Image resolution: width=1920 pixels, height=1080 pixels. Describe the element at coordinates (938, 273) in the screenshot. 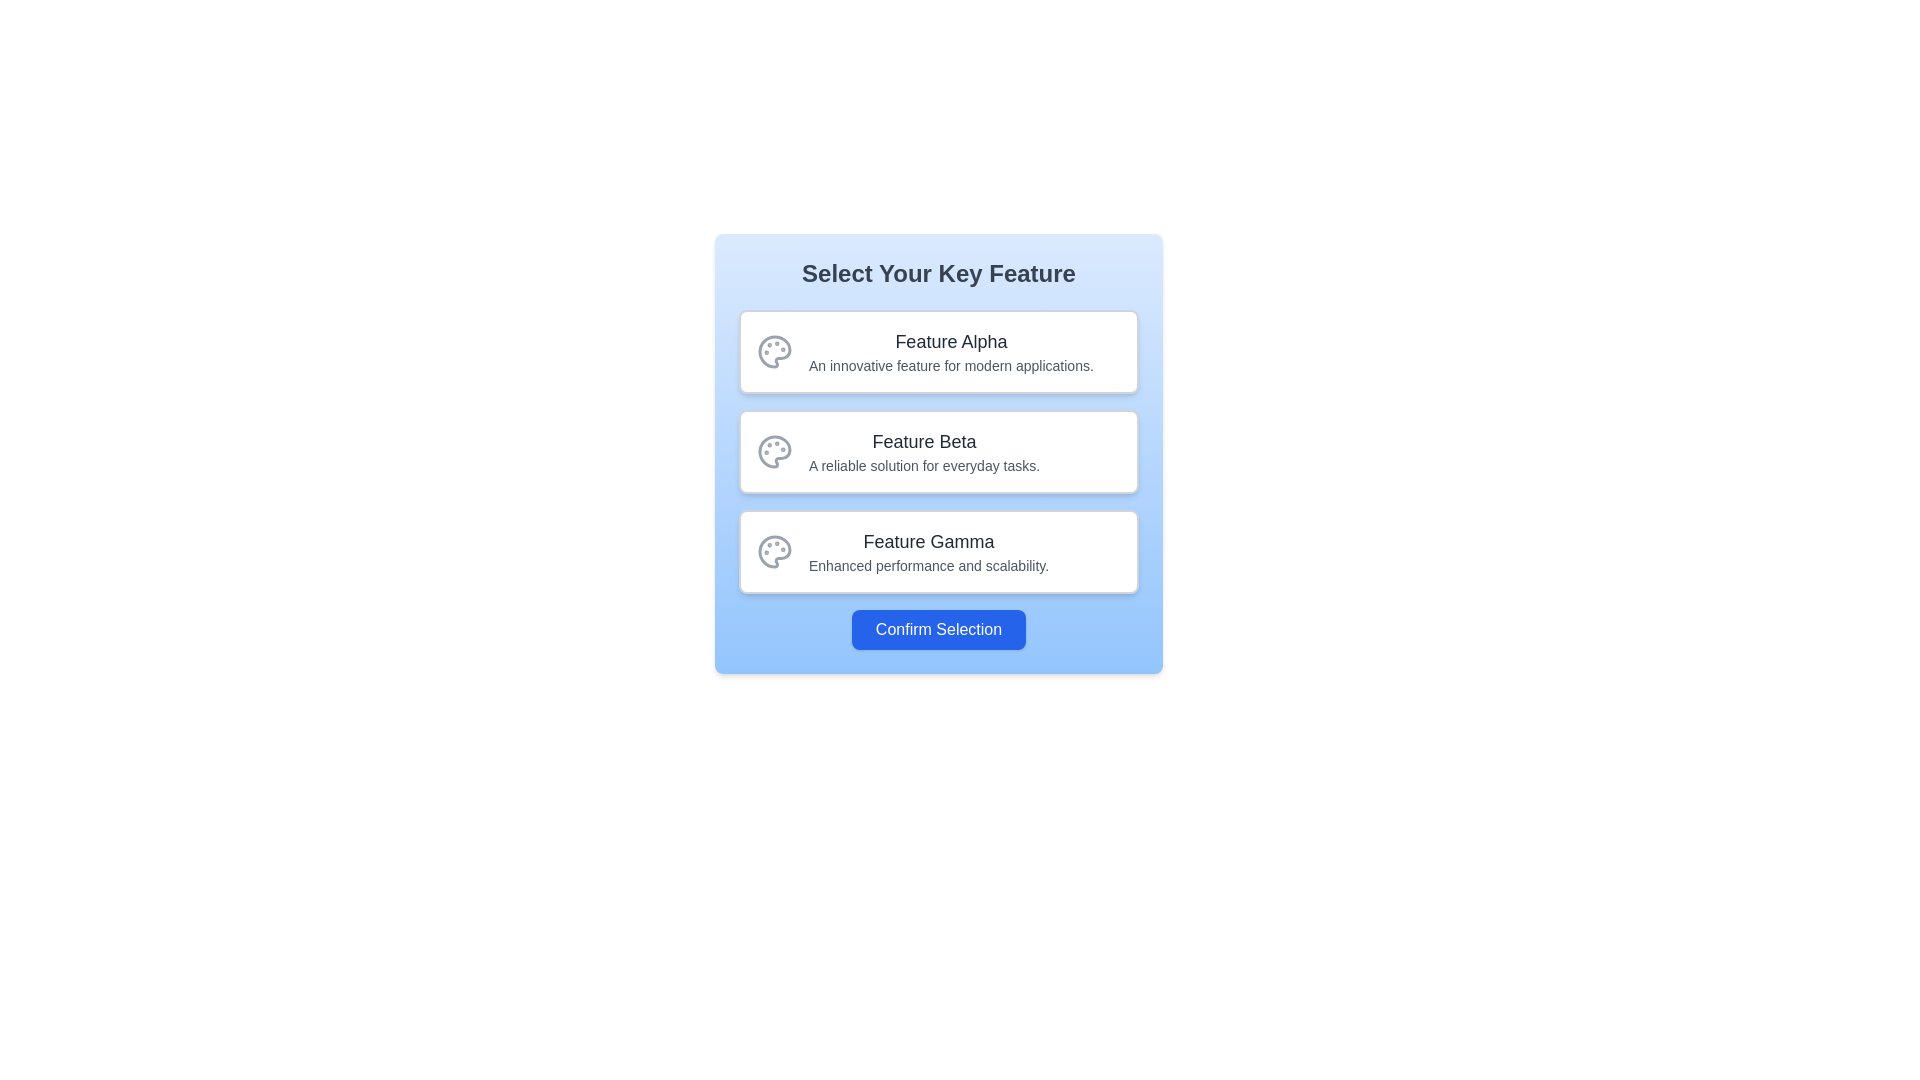

I see `the text label that says 'Select Your Key Feature', which is styled in bold and large font at the top of a light blue card` at that location.